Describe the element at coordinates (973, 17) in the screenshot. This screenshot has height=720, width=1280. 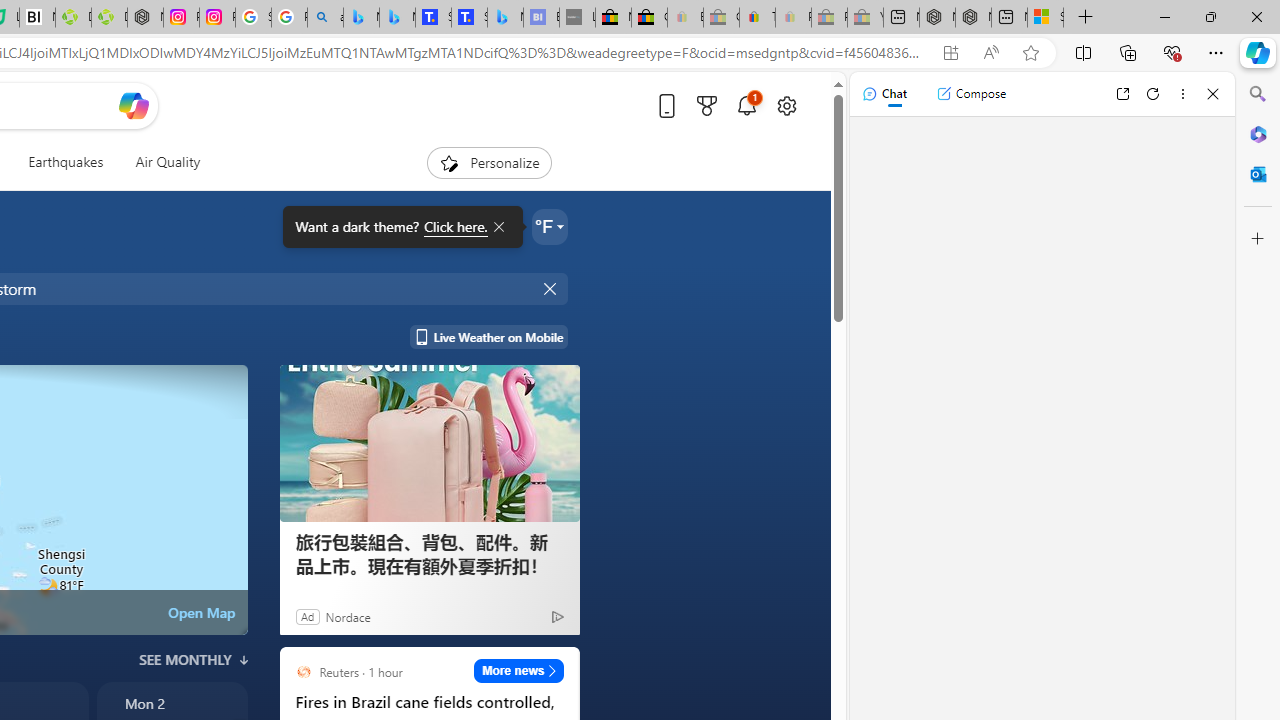
I see `'Nordace - Summer Adventures 2024'` at that location.